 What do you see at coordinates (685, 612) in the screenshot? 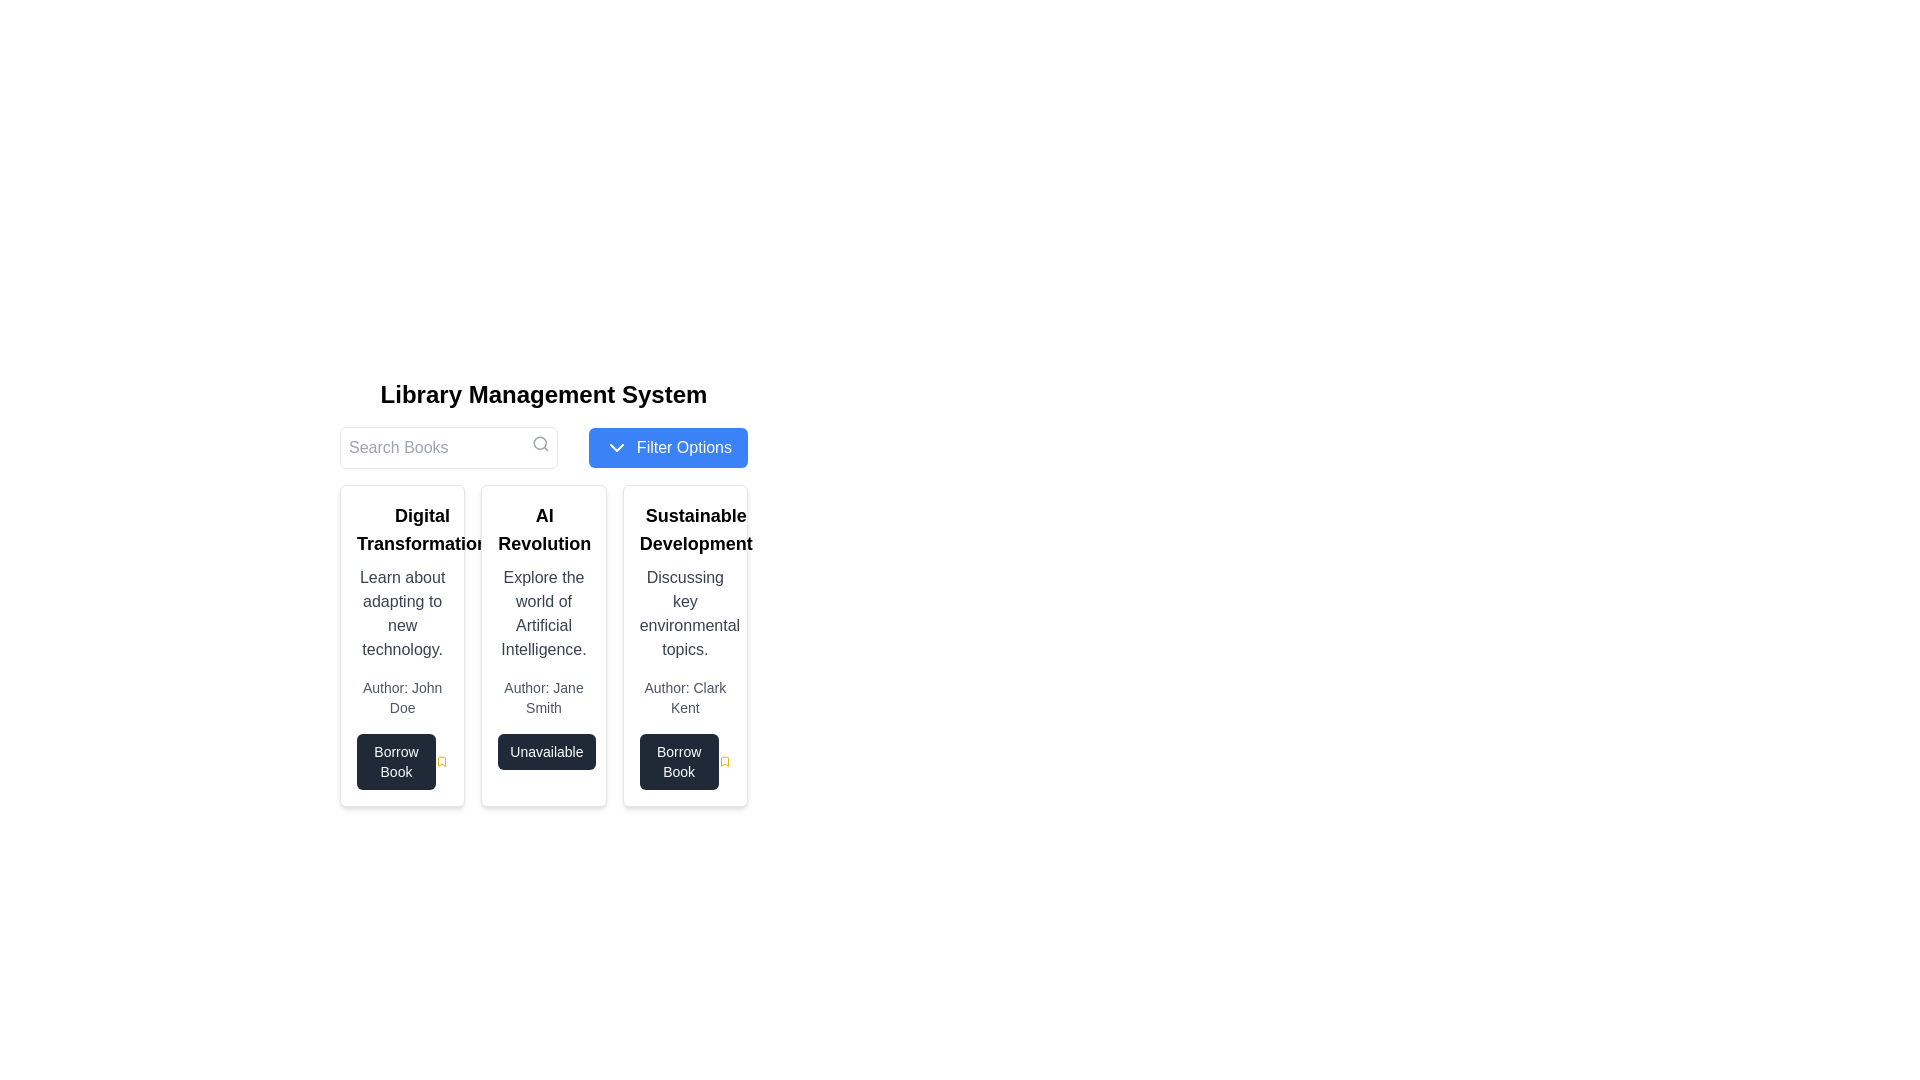
I see `the text block containing the phrase 'Discussing key environmental topics.' styled in gray, located in the third card from the left under the title 'Sustainable Development'` at bounding box center [685, 612].